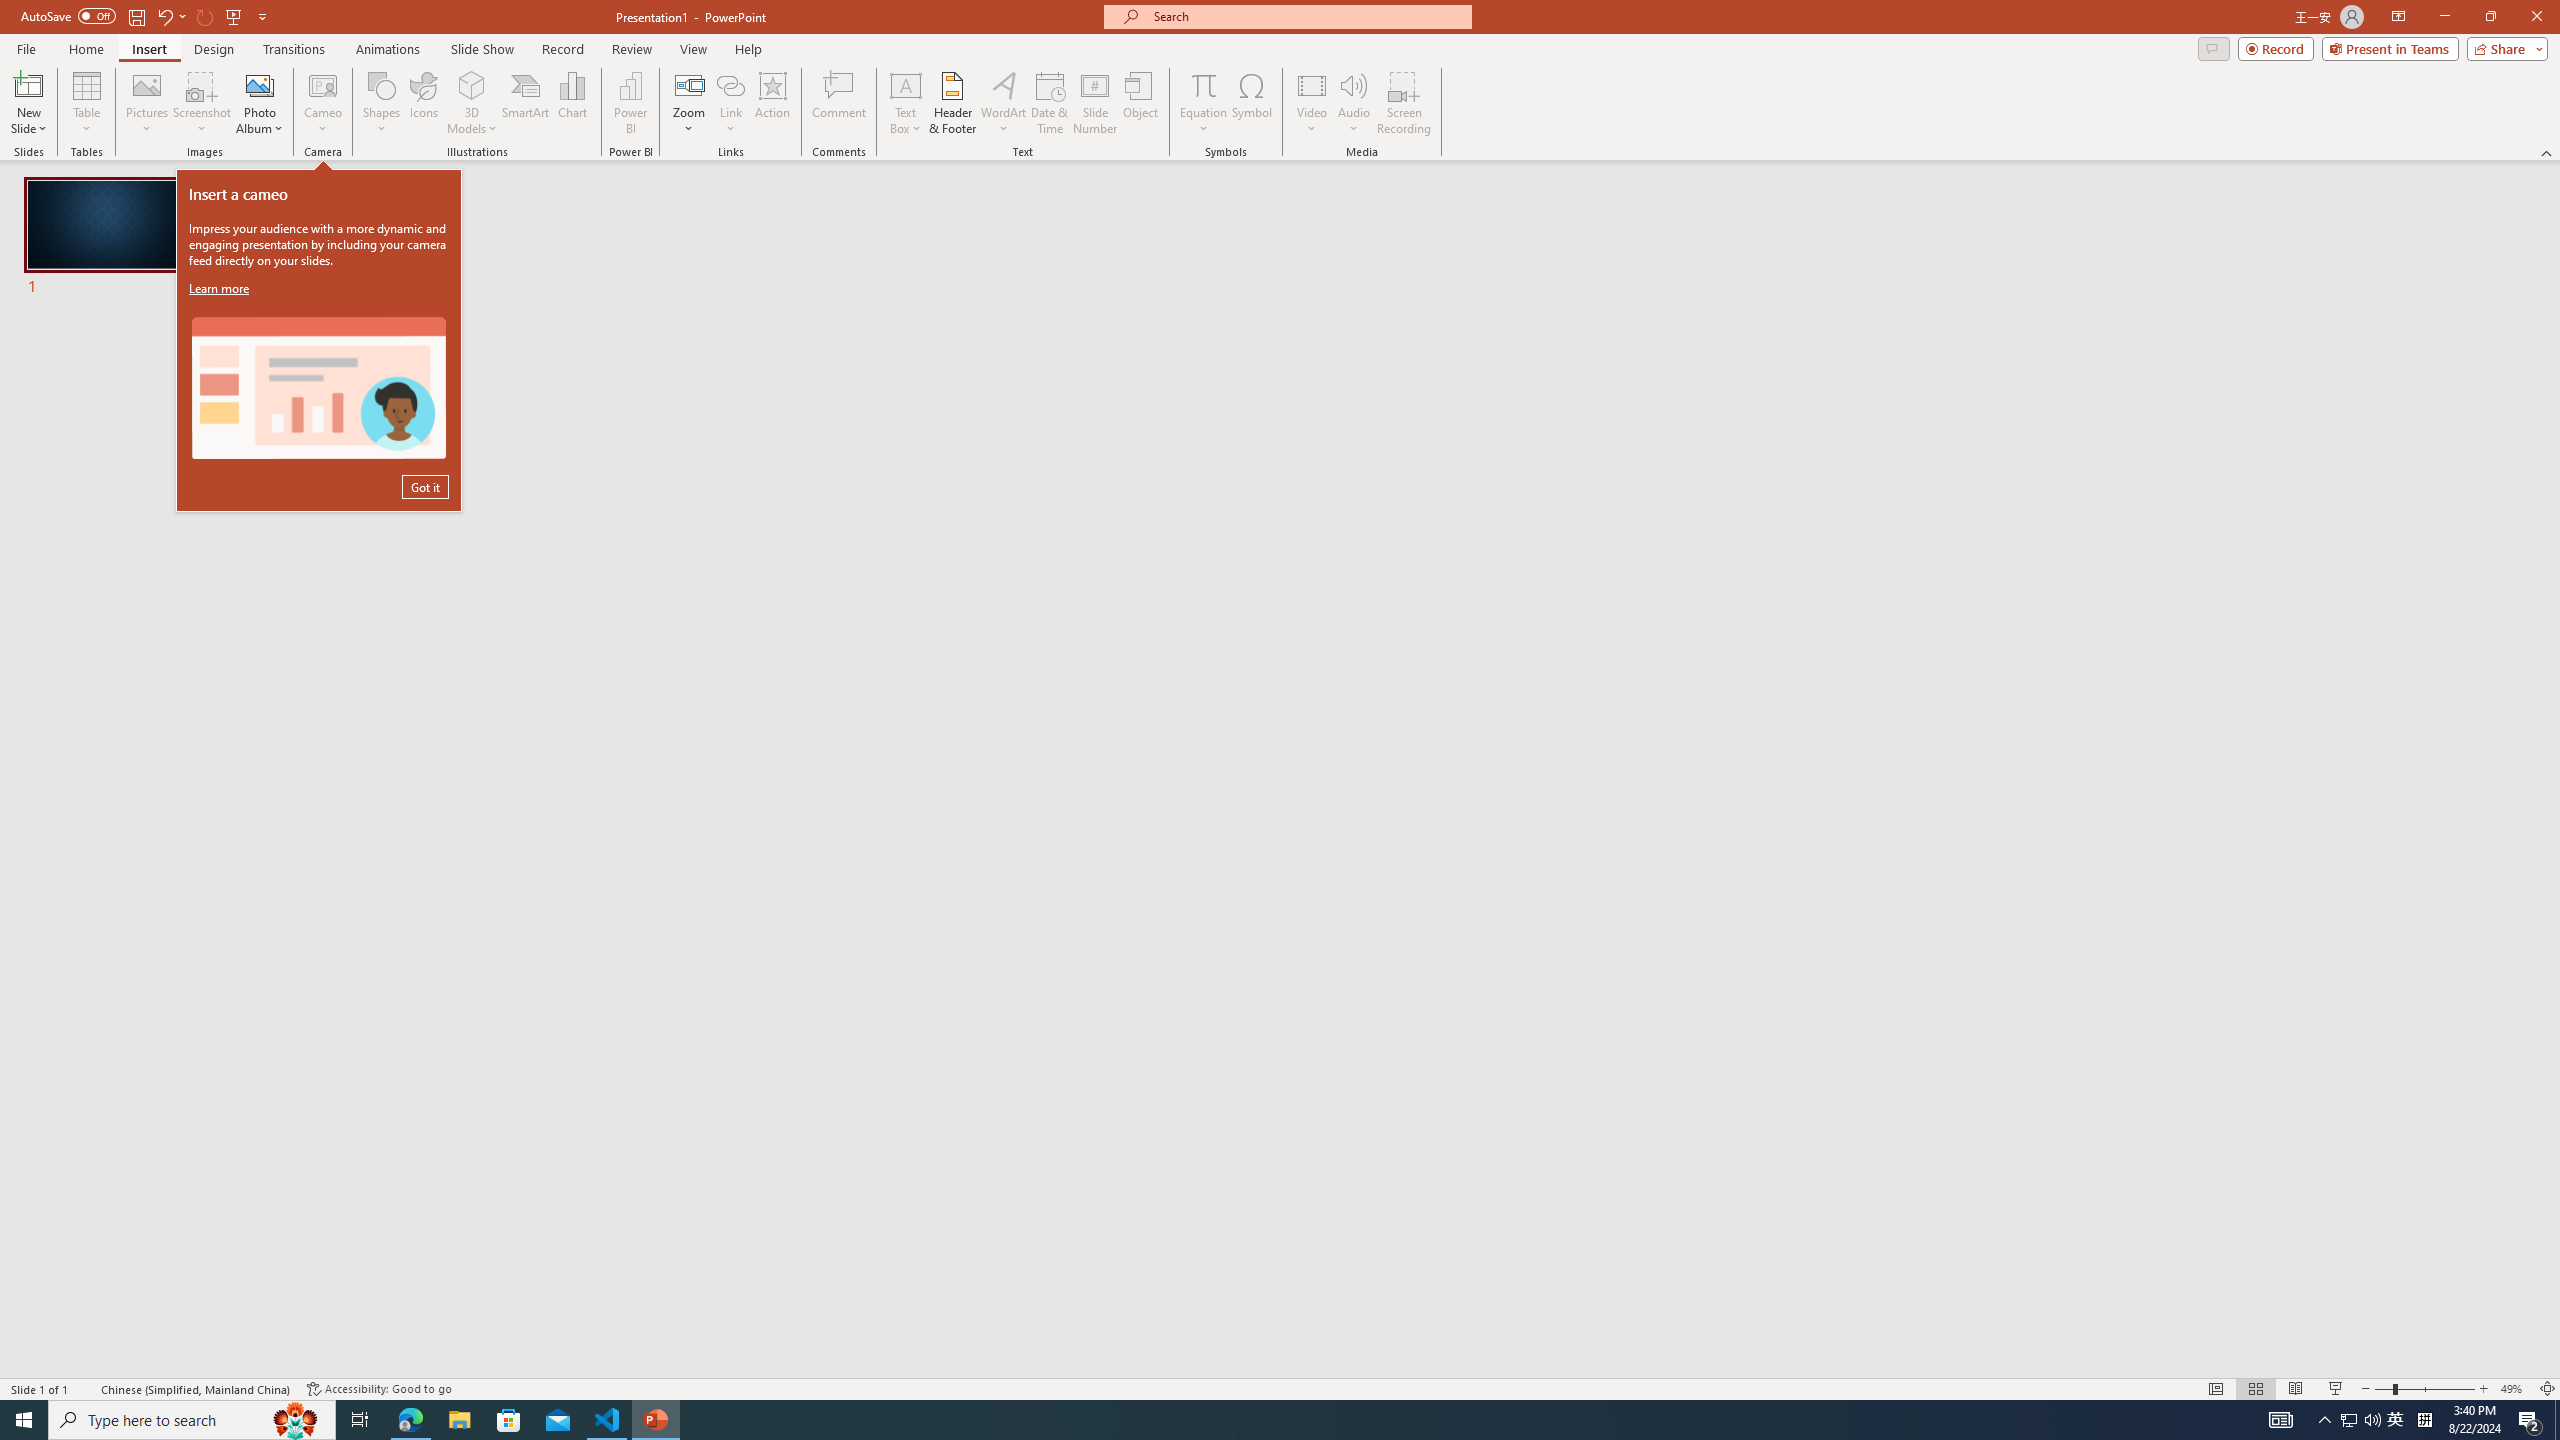  Describe the element at coordinates (1251, 103) in the screenshot. I see `'Symbol...'` at that location.